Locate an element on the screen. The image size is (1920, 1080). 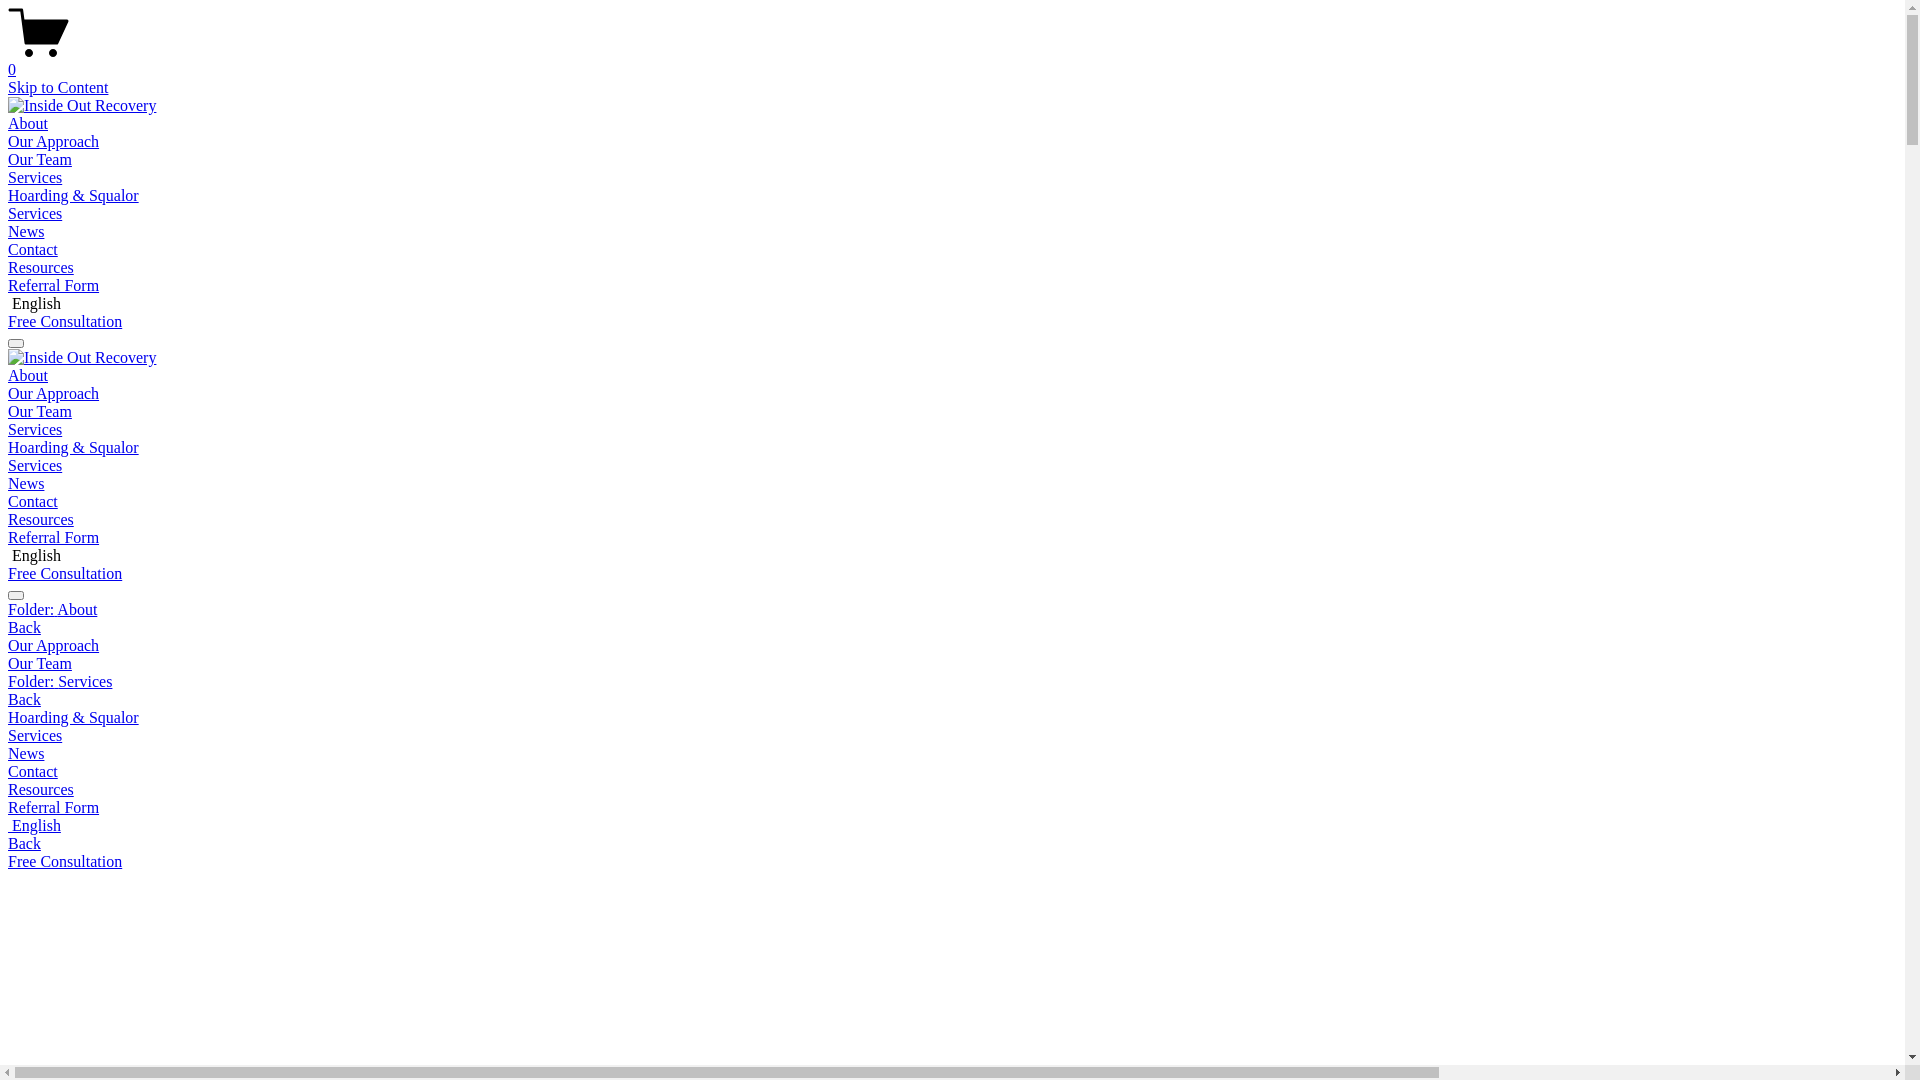
'0' is located at coordinates (951, 60).